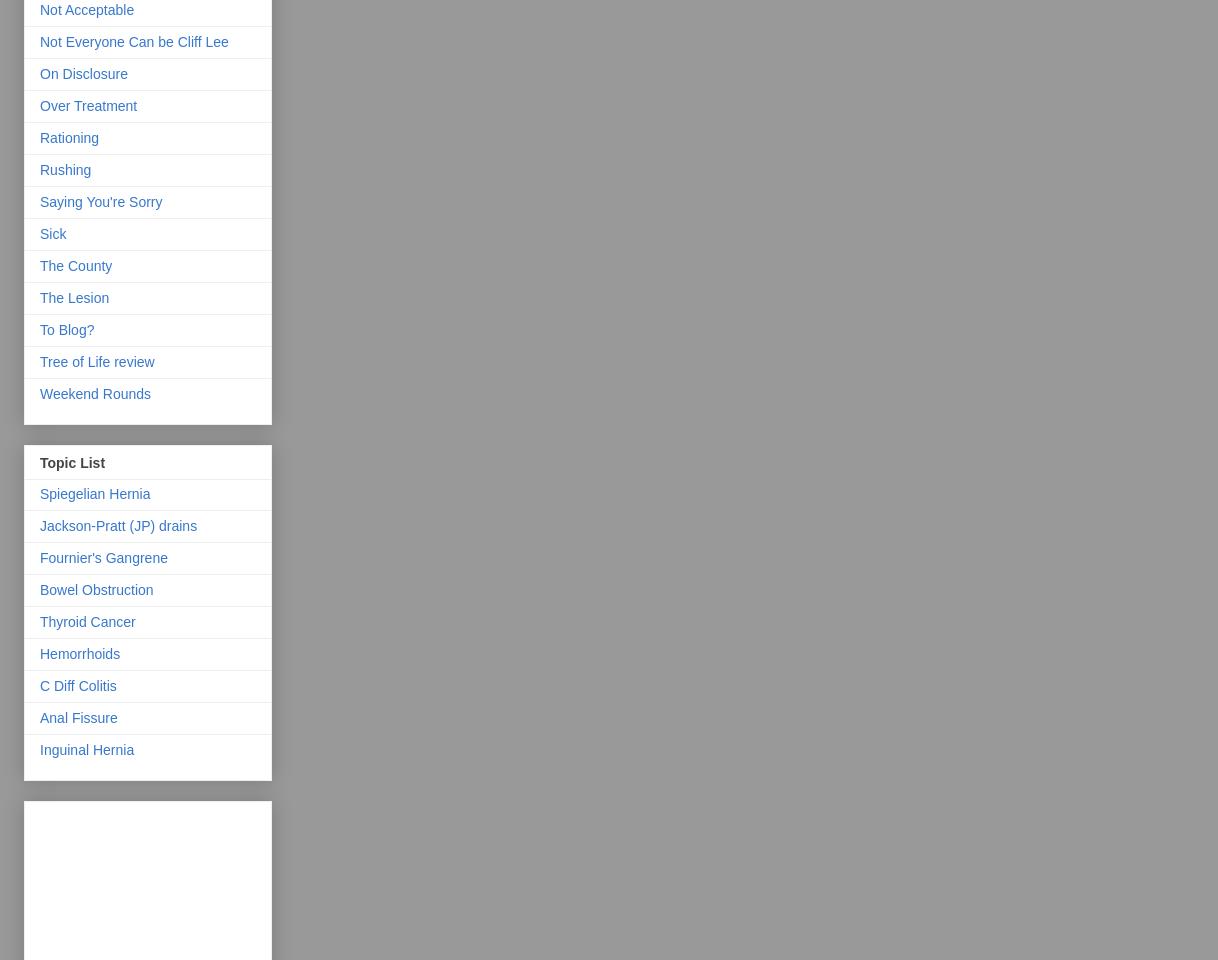  Describe the element at coordinates (39, 491) in the screenshot. I see `'Spiegelian Hernia'` at that location.